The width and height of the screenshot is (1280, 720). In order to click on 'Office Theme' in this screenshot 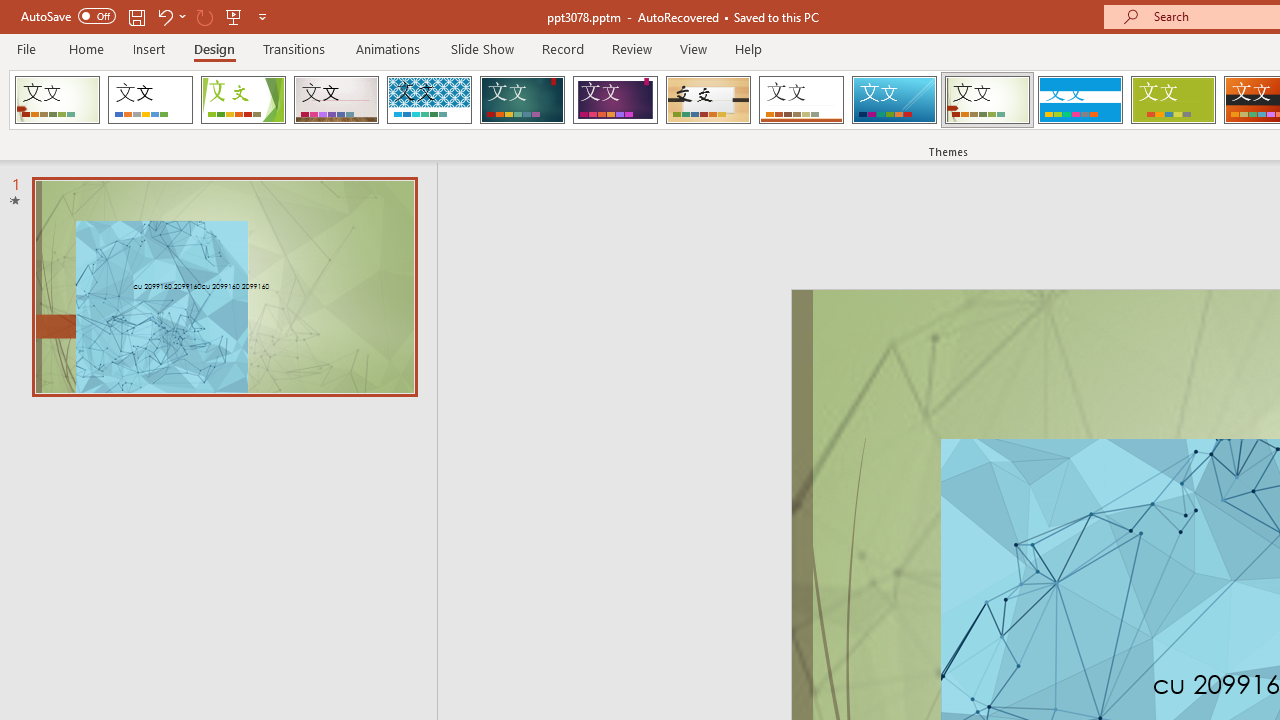, I will do `click(149, 100)`.